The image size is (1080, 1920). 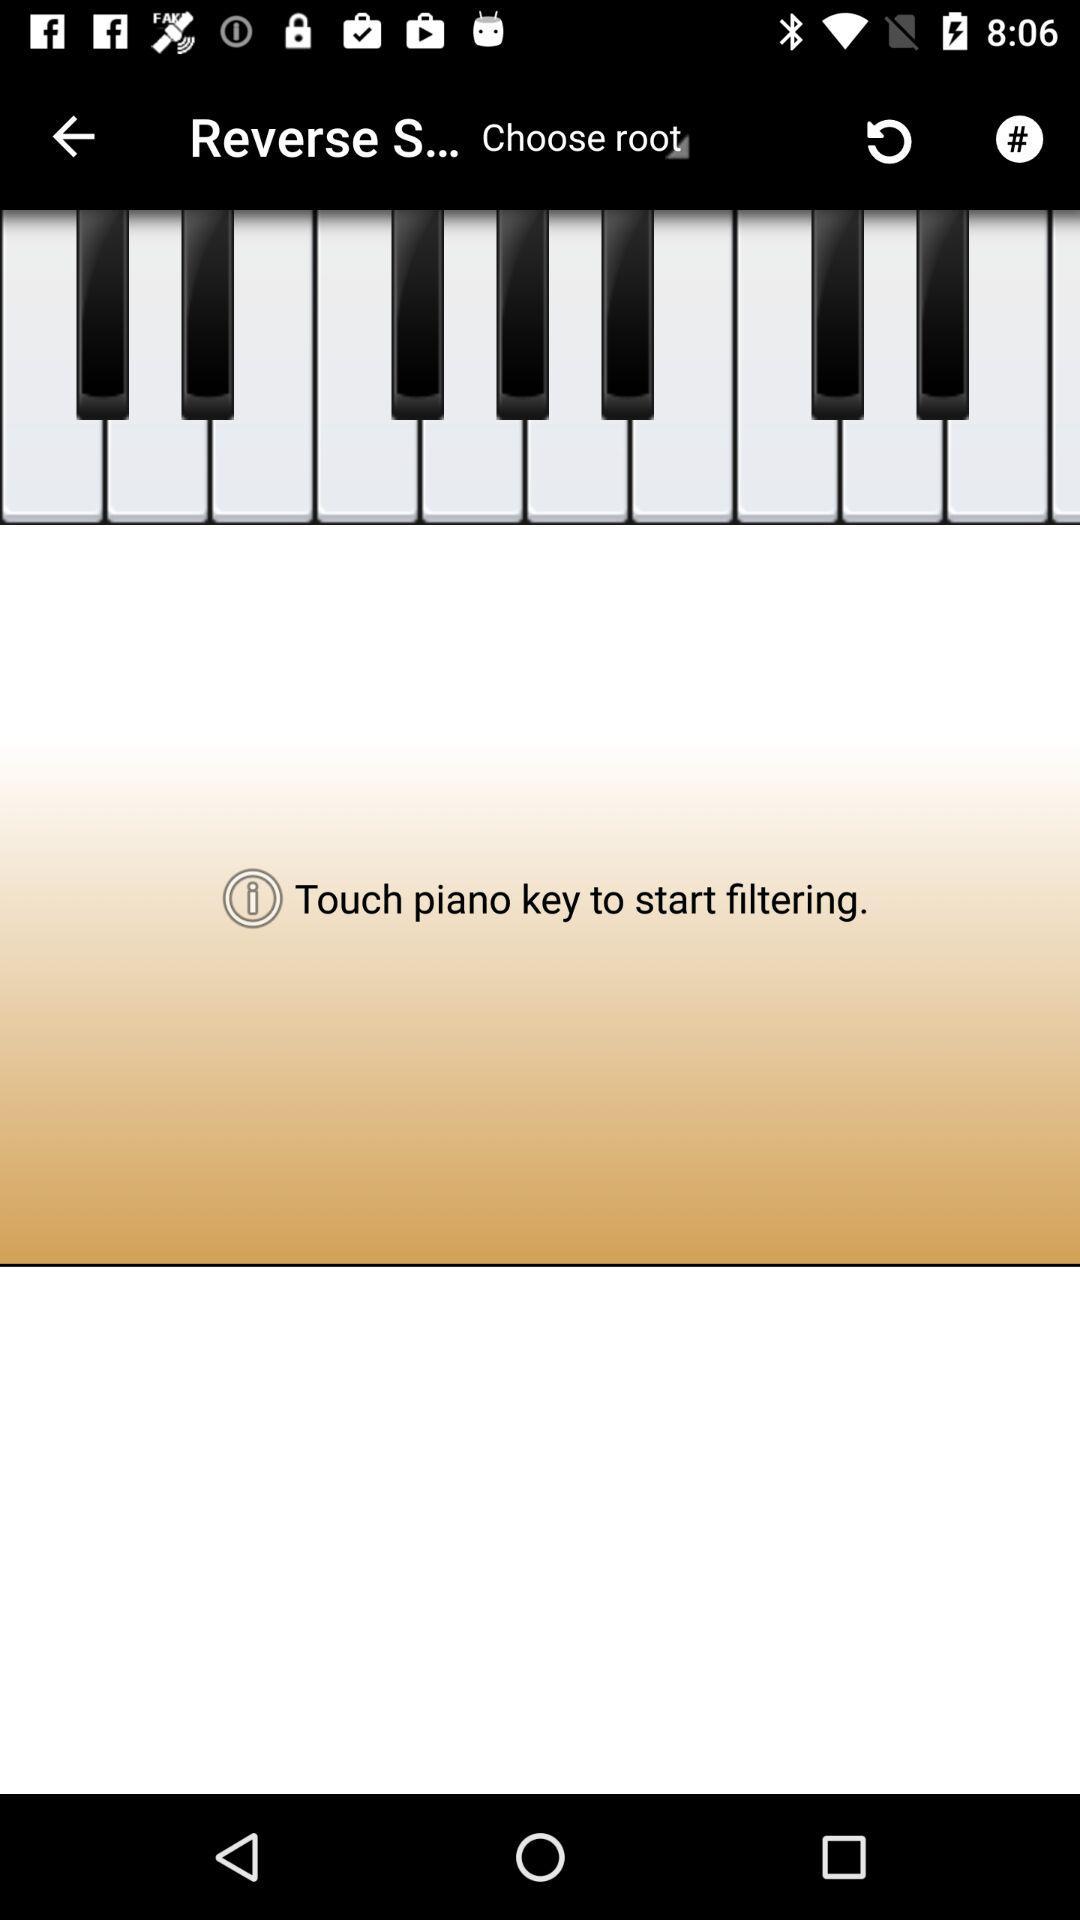 What do you see at coordinates (681, 367) in the screenshot?
I see `item above touch piano key icon` at bounding box center [681, 367].